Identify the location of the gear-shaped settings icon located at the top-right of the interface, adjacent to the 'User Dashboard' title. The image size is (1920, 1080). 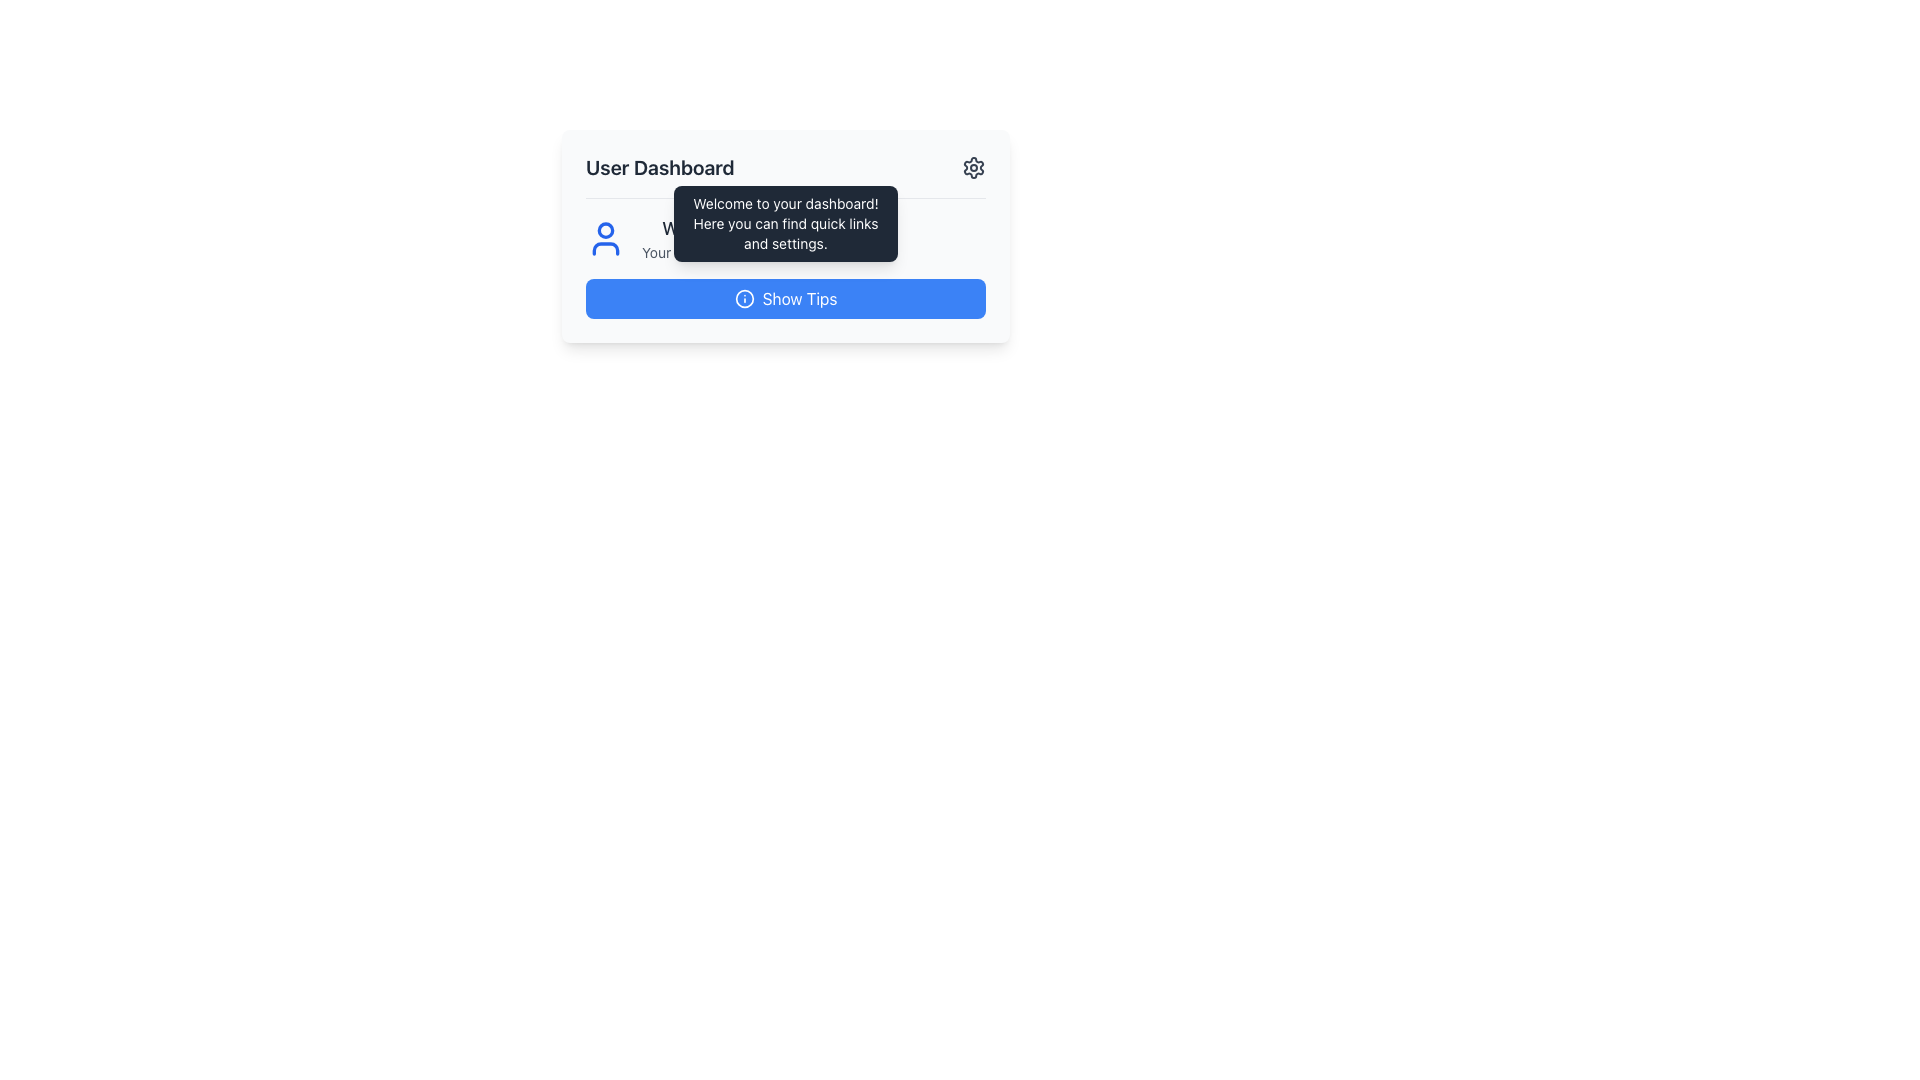
(974, 167).